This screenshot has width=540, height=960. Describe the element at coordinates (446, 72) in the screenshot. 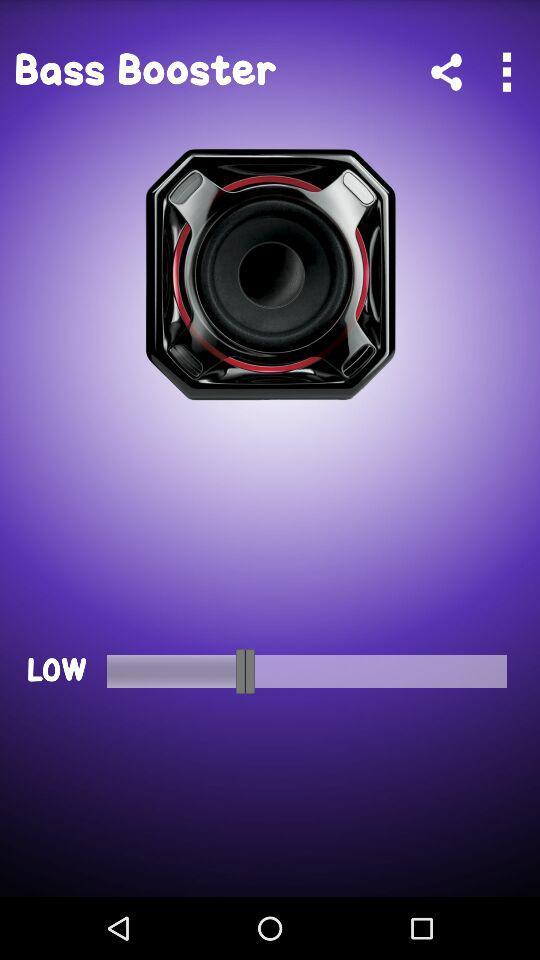

I see `share this app` at that location.